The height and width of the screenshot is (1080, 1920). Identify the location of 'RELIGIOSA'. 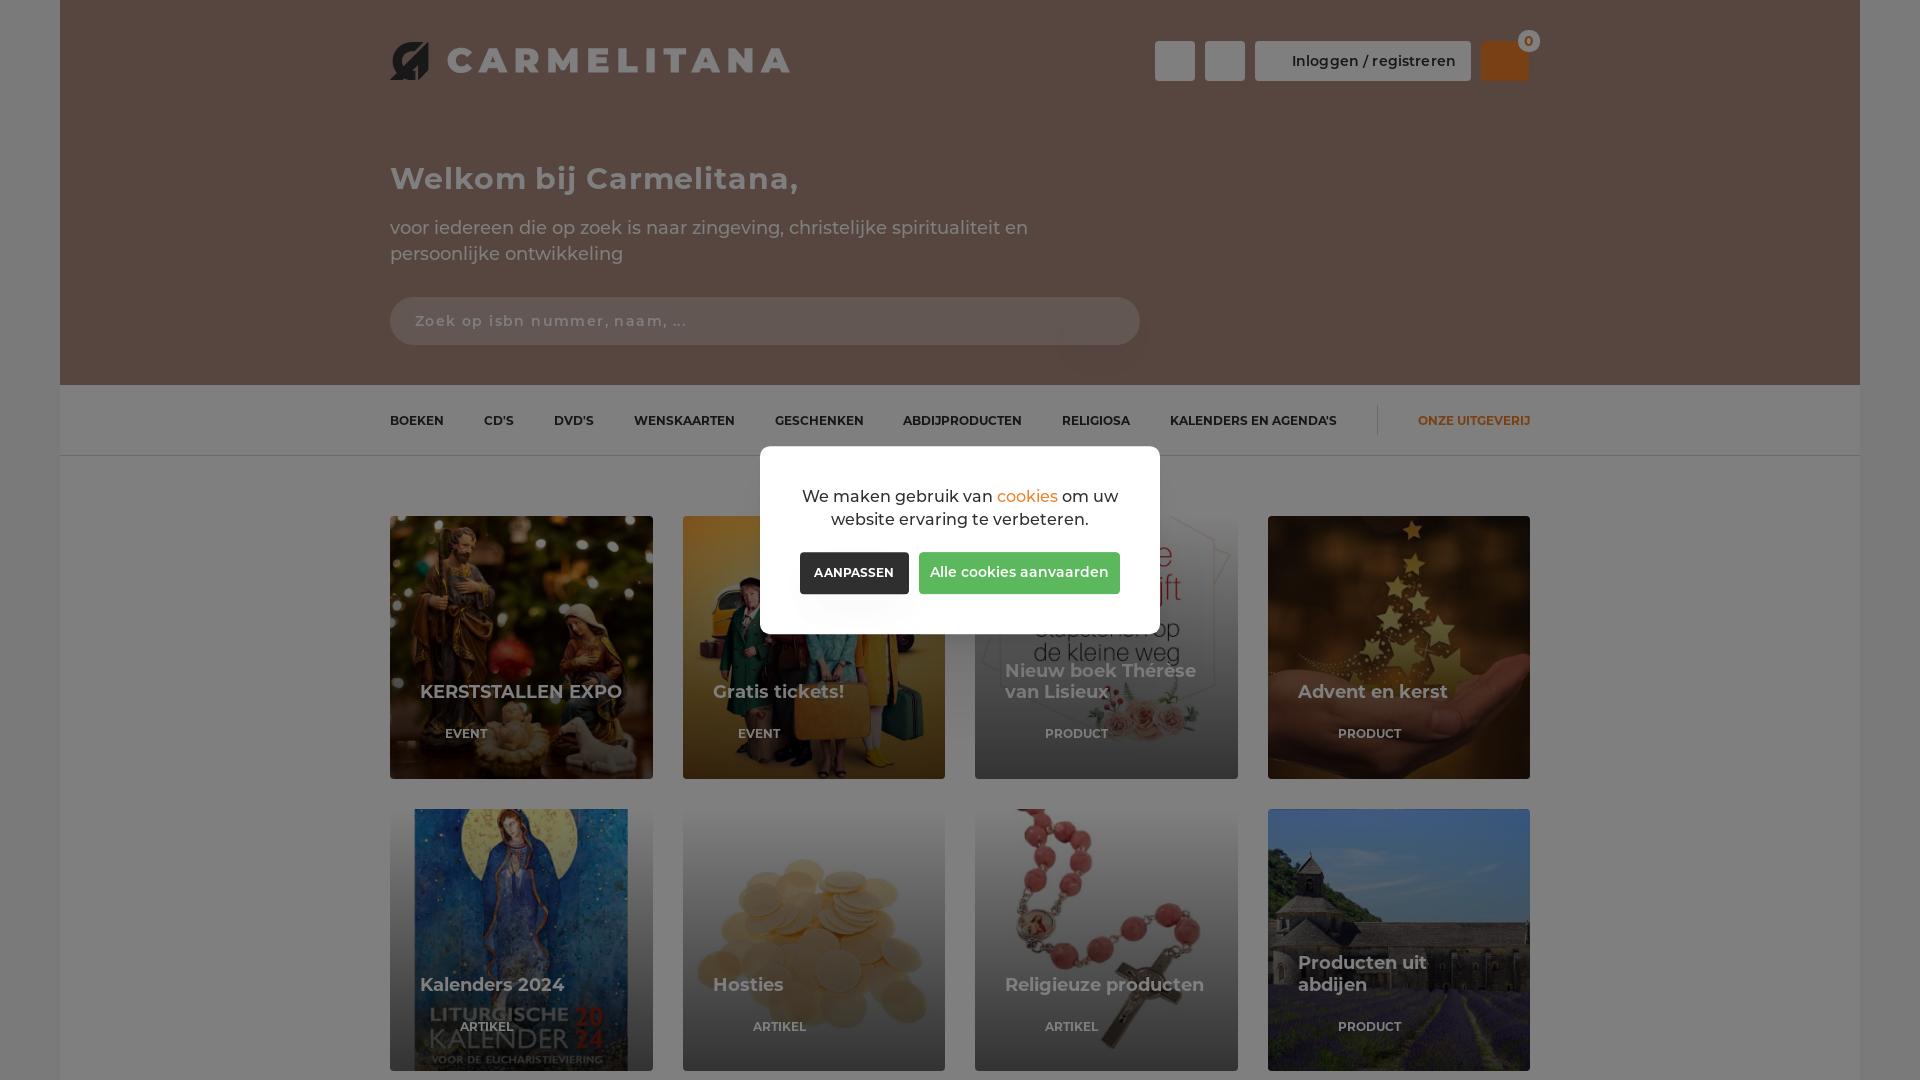
(1094, 419).